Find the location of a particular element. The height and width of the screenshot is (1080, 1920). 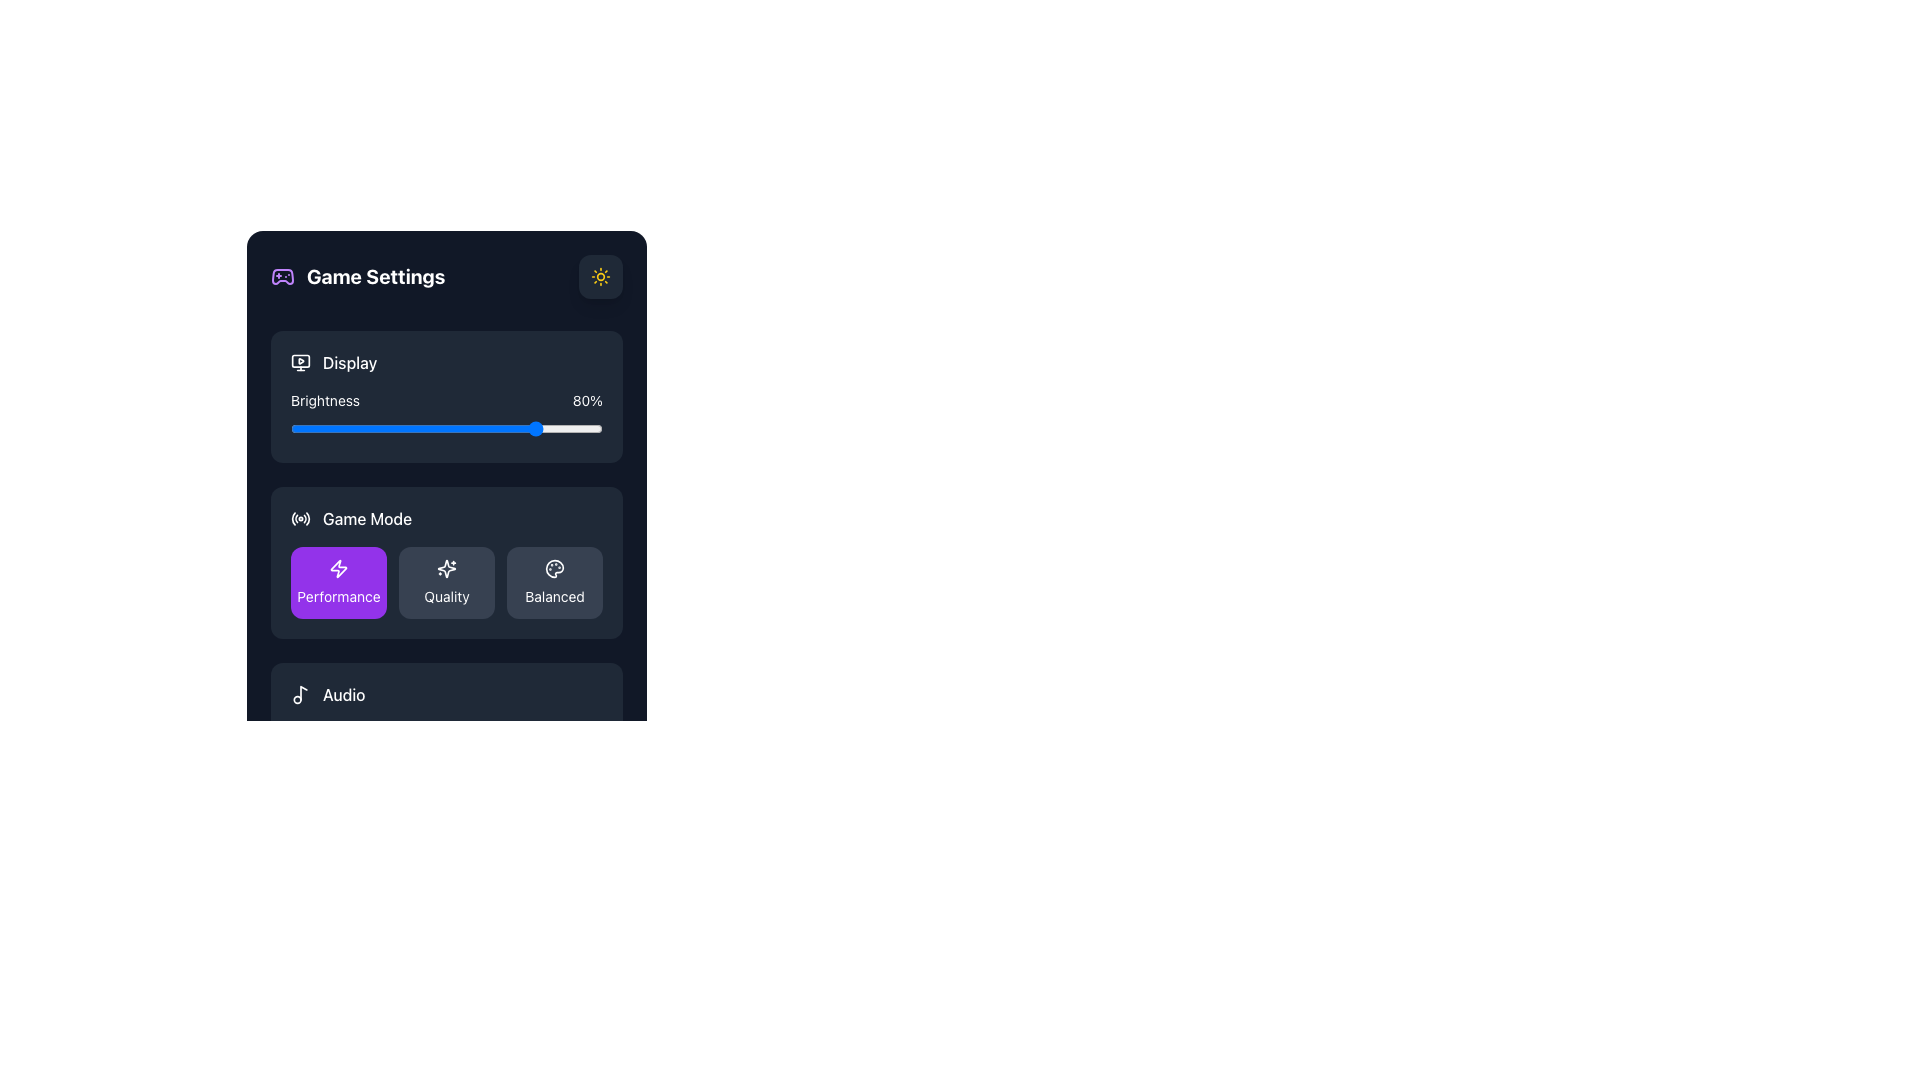

brightness is located at coordinates (439, 427).